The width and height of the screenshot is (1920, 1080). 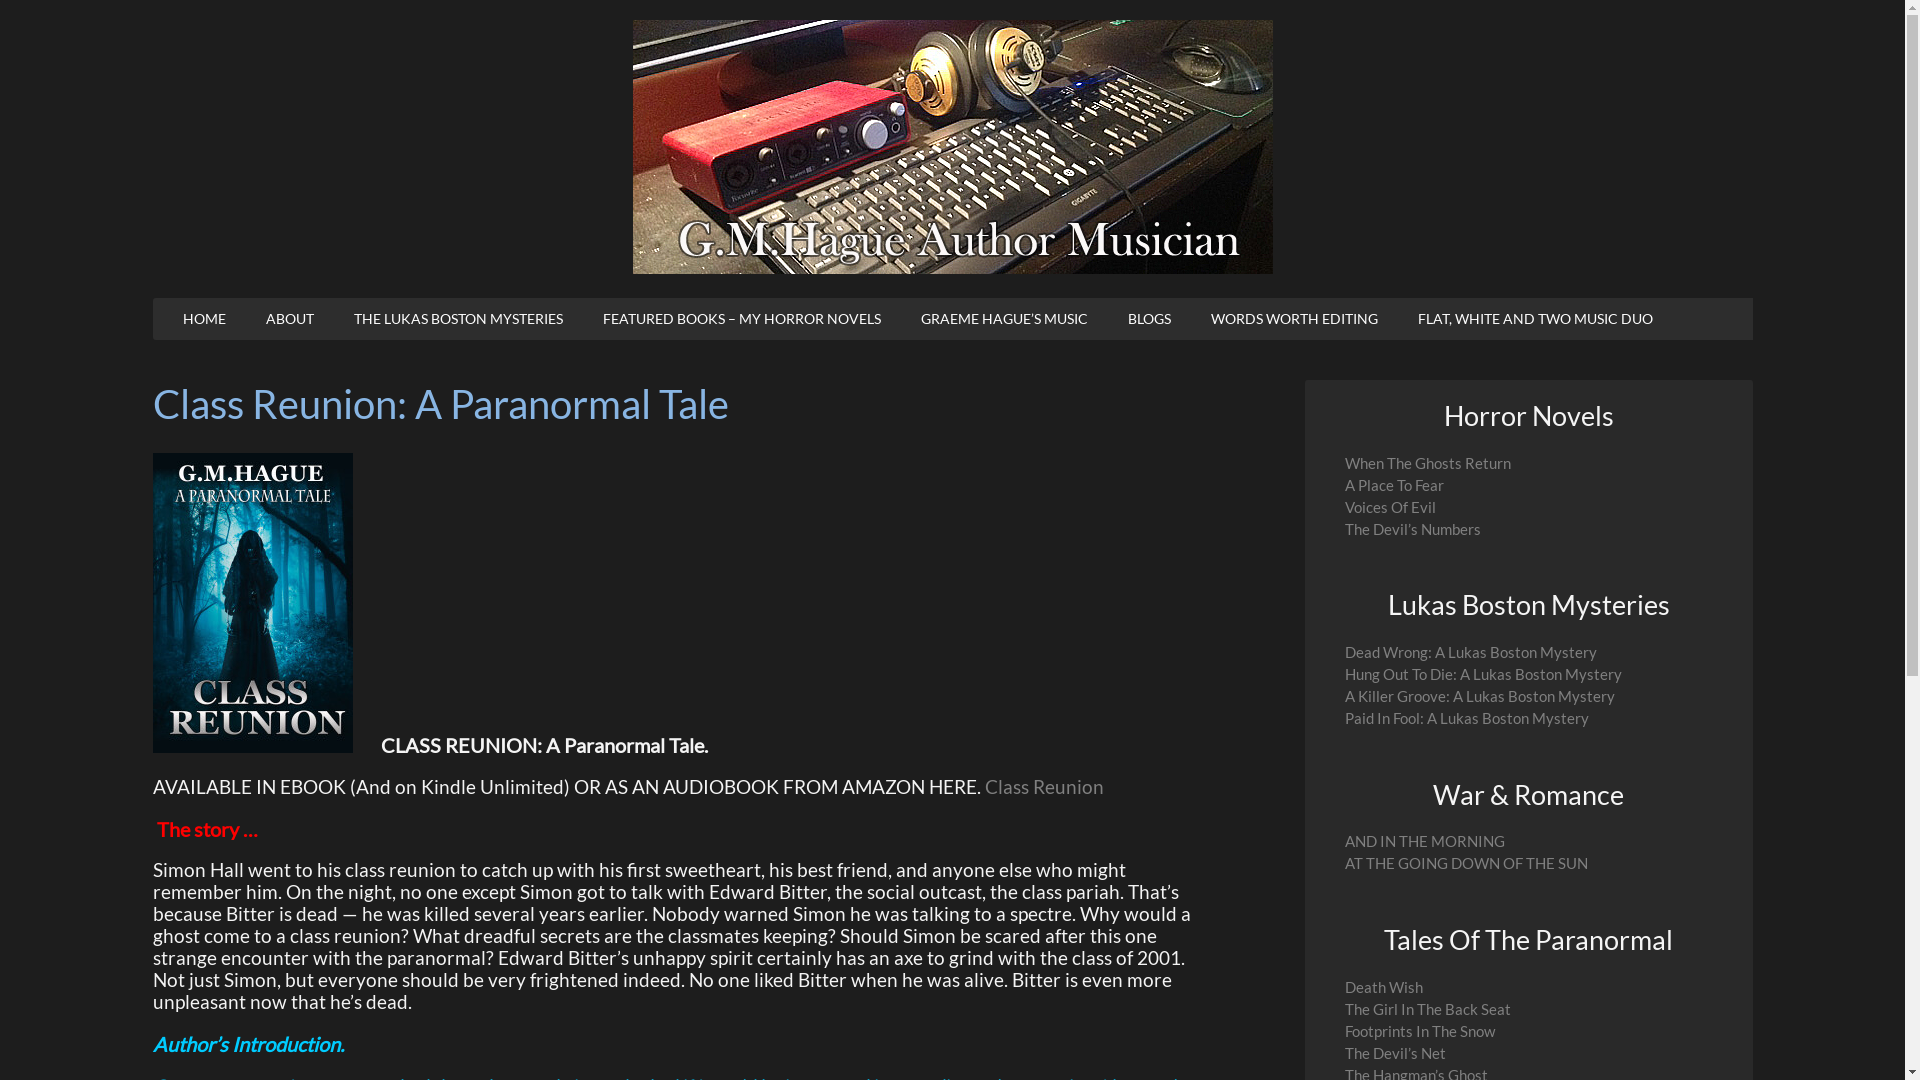 I want to click on 'Dead Wrong: A Lukas Boston Mystery', so click(x=1469, y=652).